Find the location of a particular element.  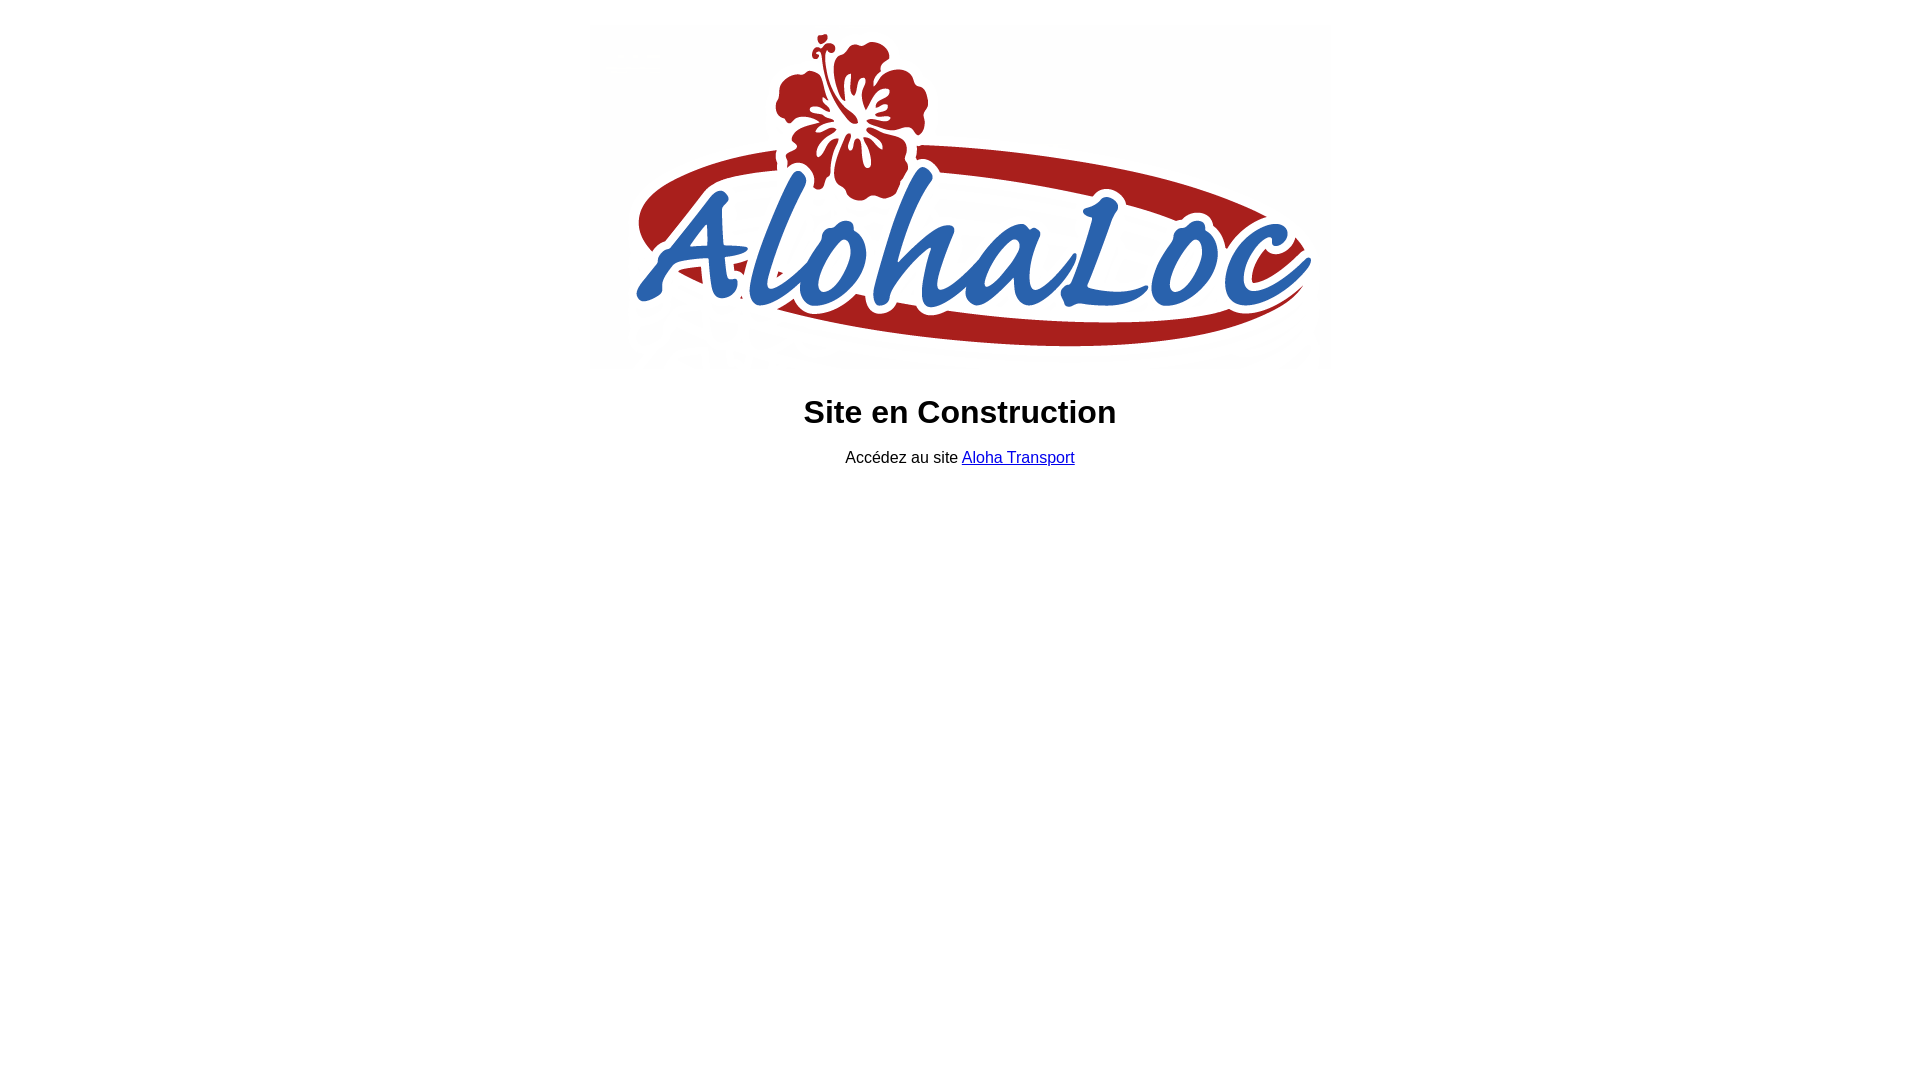

'Aloha Transport' is located at coordinates (1018, 457).